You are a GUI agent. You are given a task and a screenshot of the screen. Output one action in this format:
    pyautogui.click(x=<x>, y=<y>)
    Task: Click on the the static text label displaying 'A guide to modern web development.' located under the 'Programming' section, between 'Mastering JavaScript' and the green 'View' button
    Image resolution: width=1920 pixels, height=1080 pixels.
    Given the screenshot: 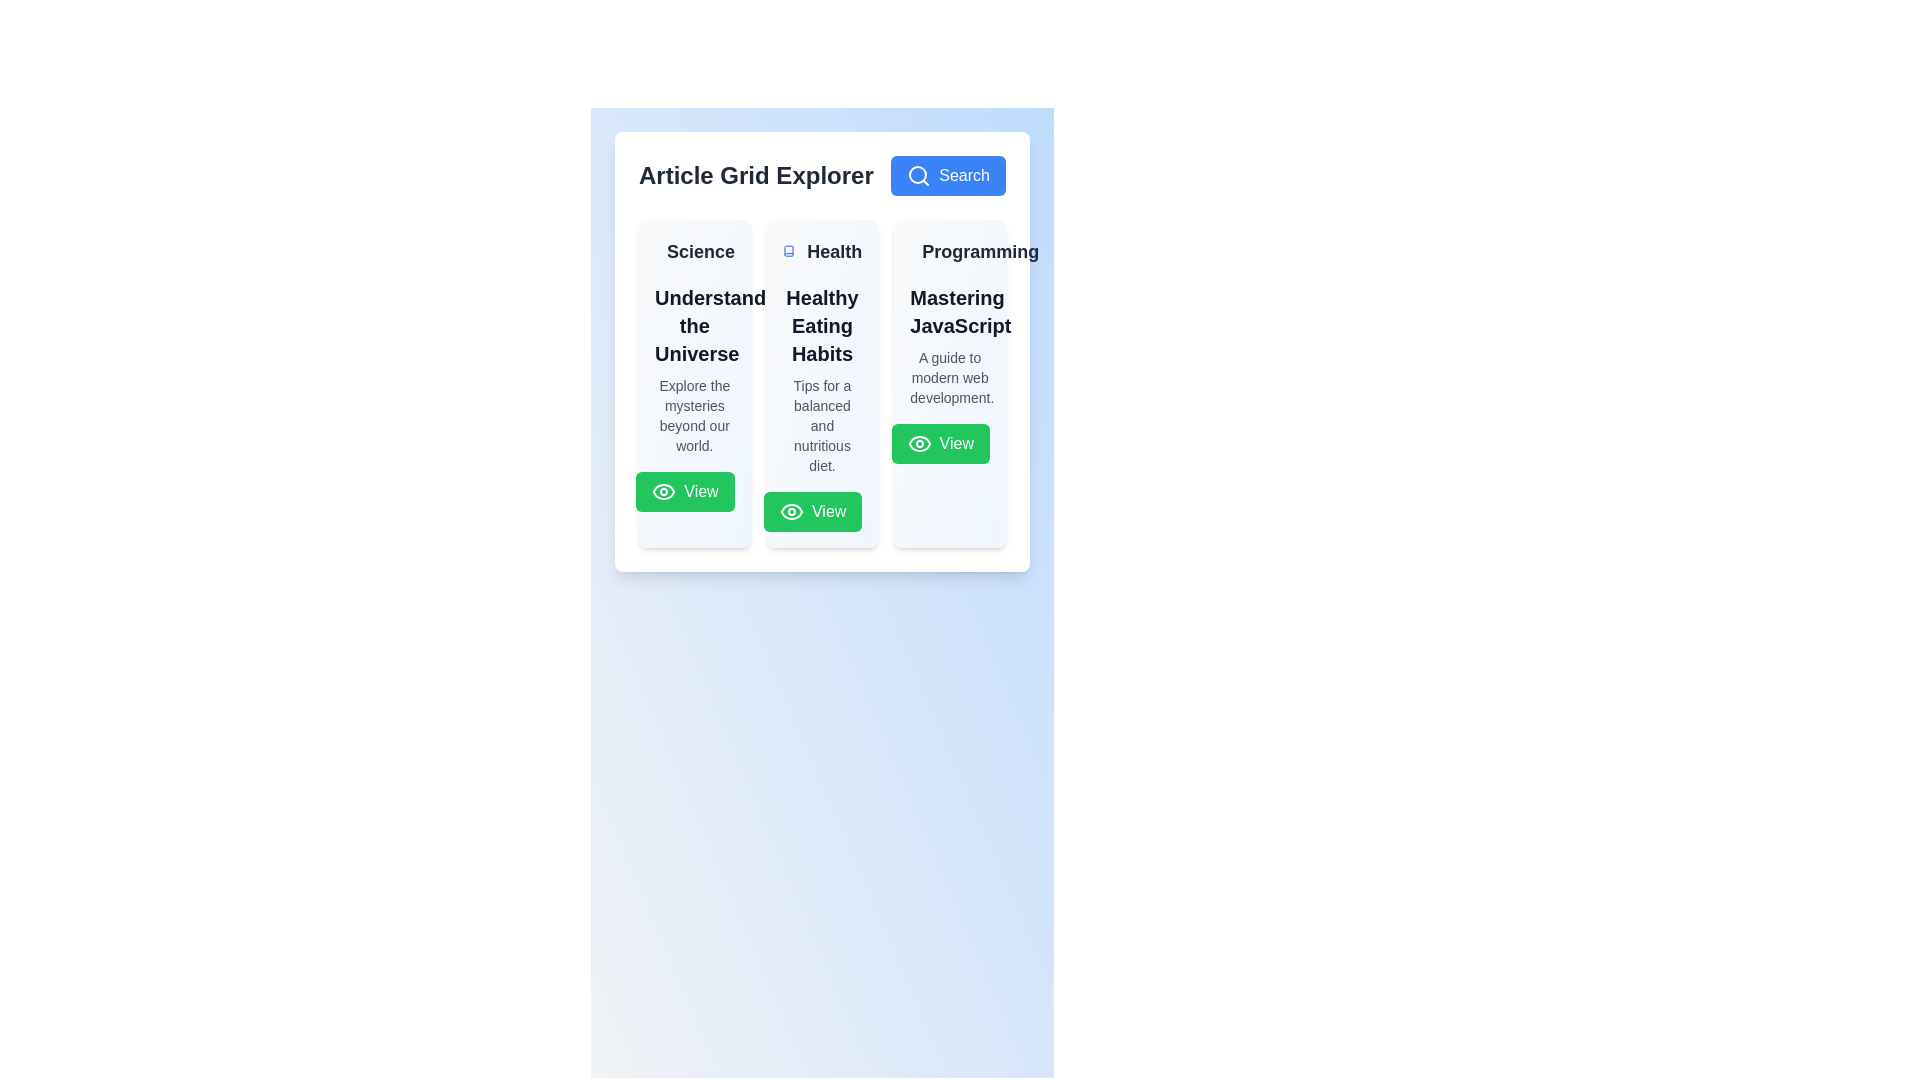 What is the action you would take?
    pyautogui.click(x=949, y=378)
    